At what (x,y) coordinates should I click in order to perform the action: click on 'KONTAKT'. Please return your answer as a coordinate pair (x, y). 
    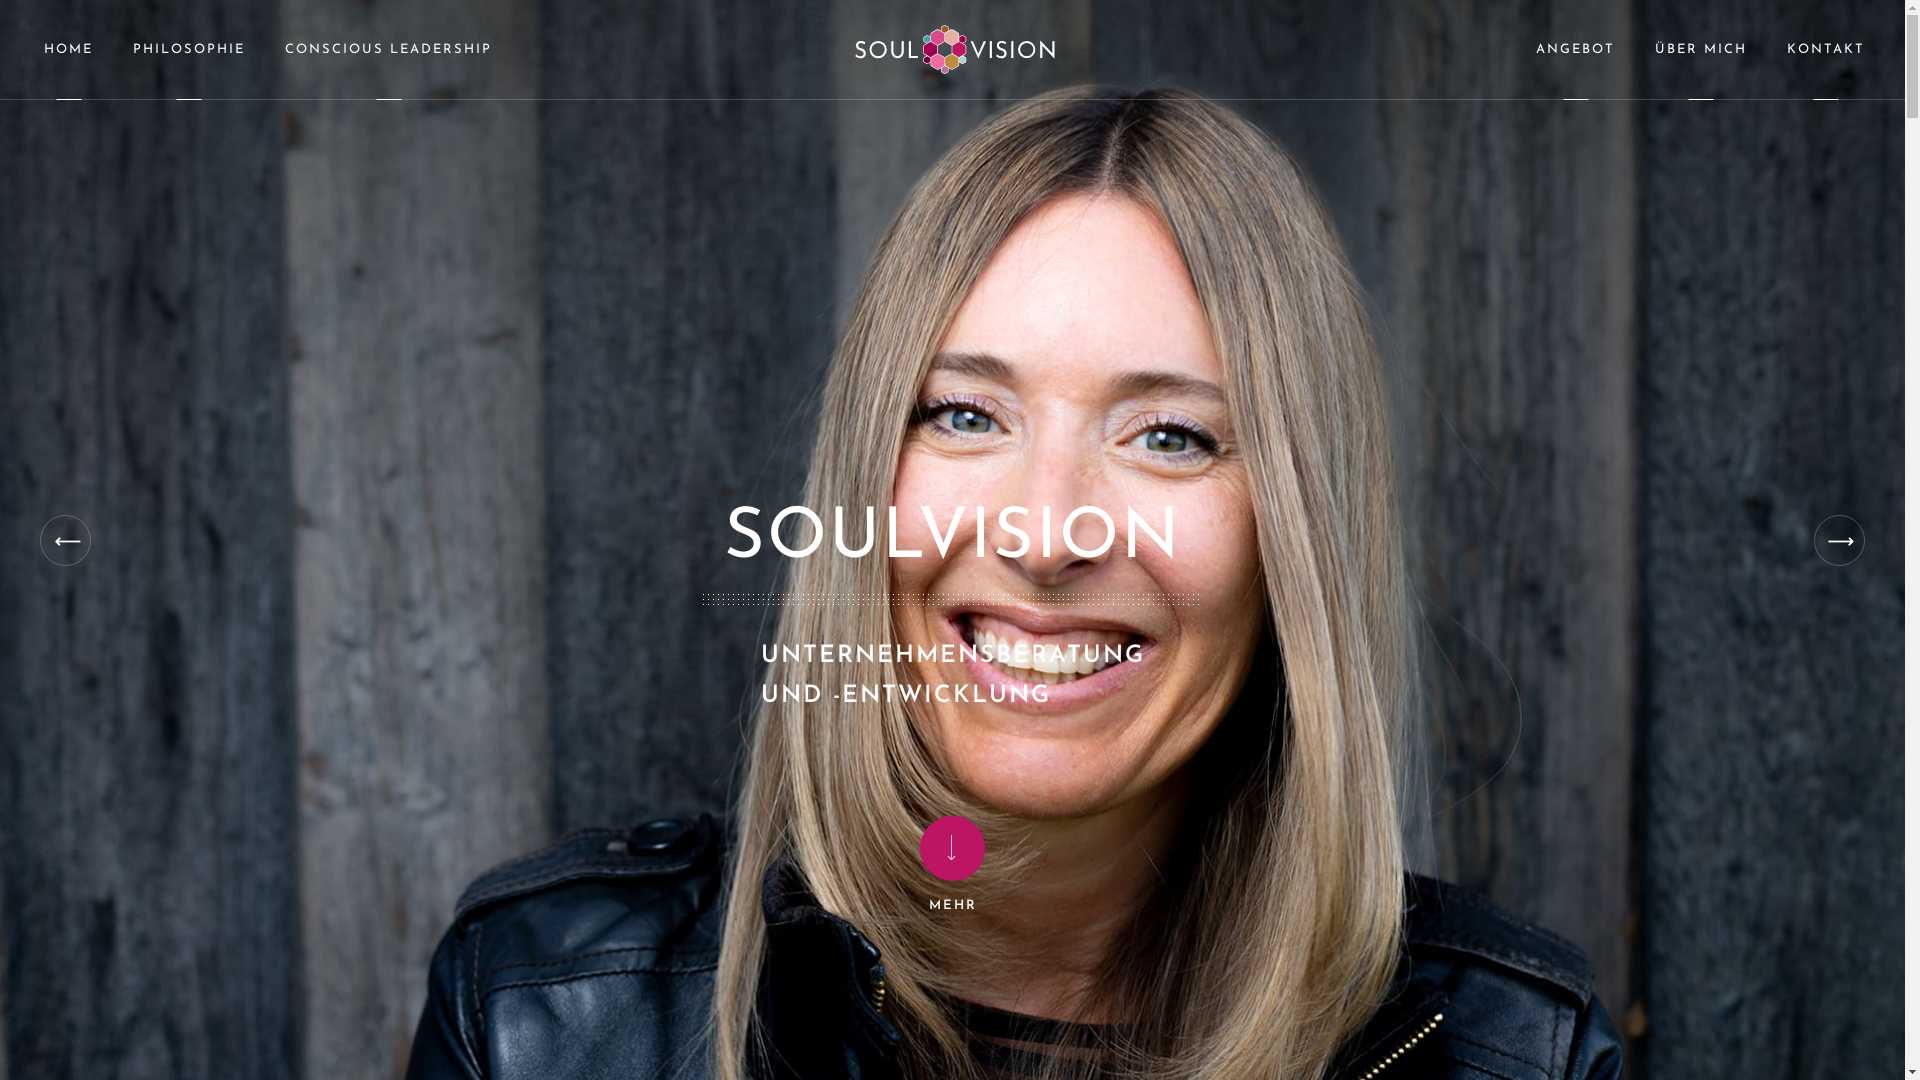
    Looking at the image, I should click on (1825, 48).